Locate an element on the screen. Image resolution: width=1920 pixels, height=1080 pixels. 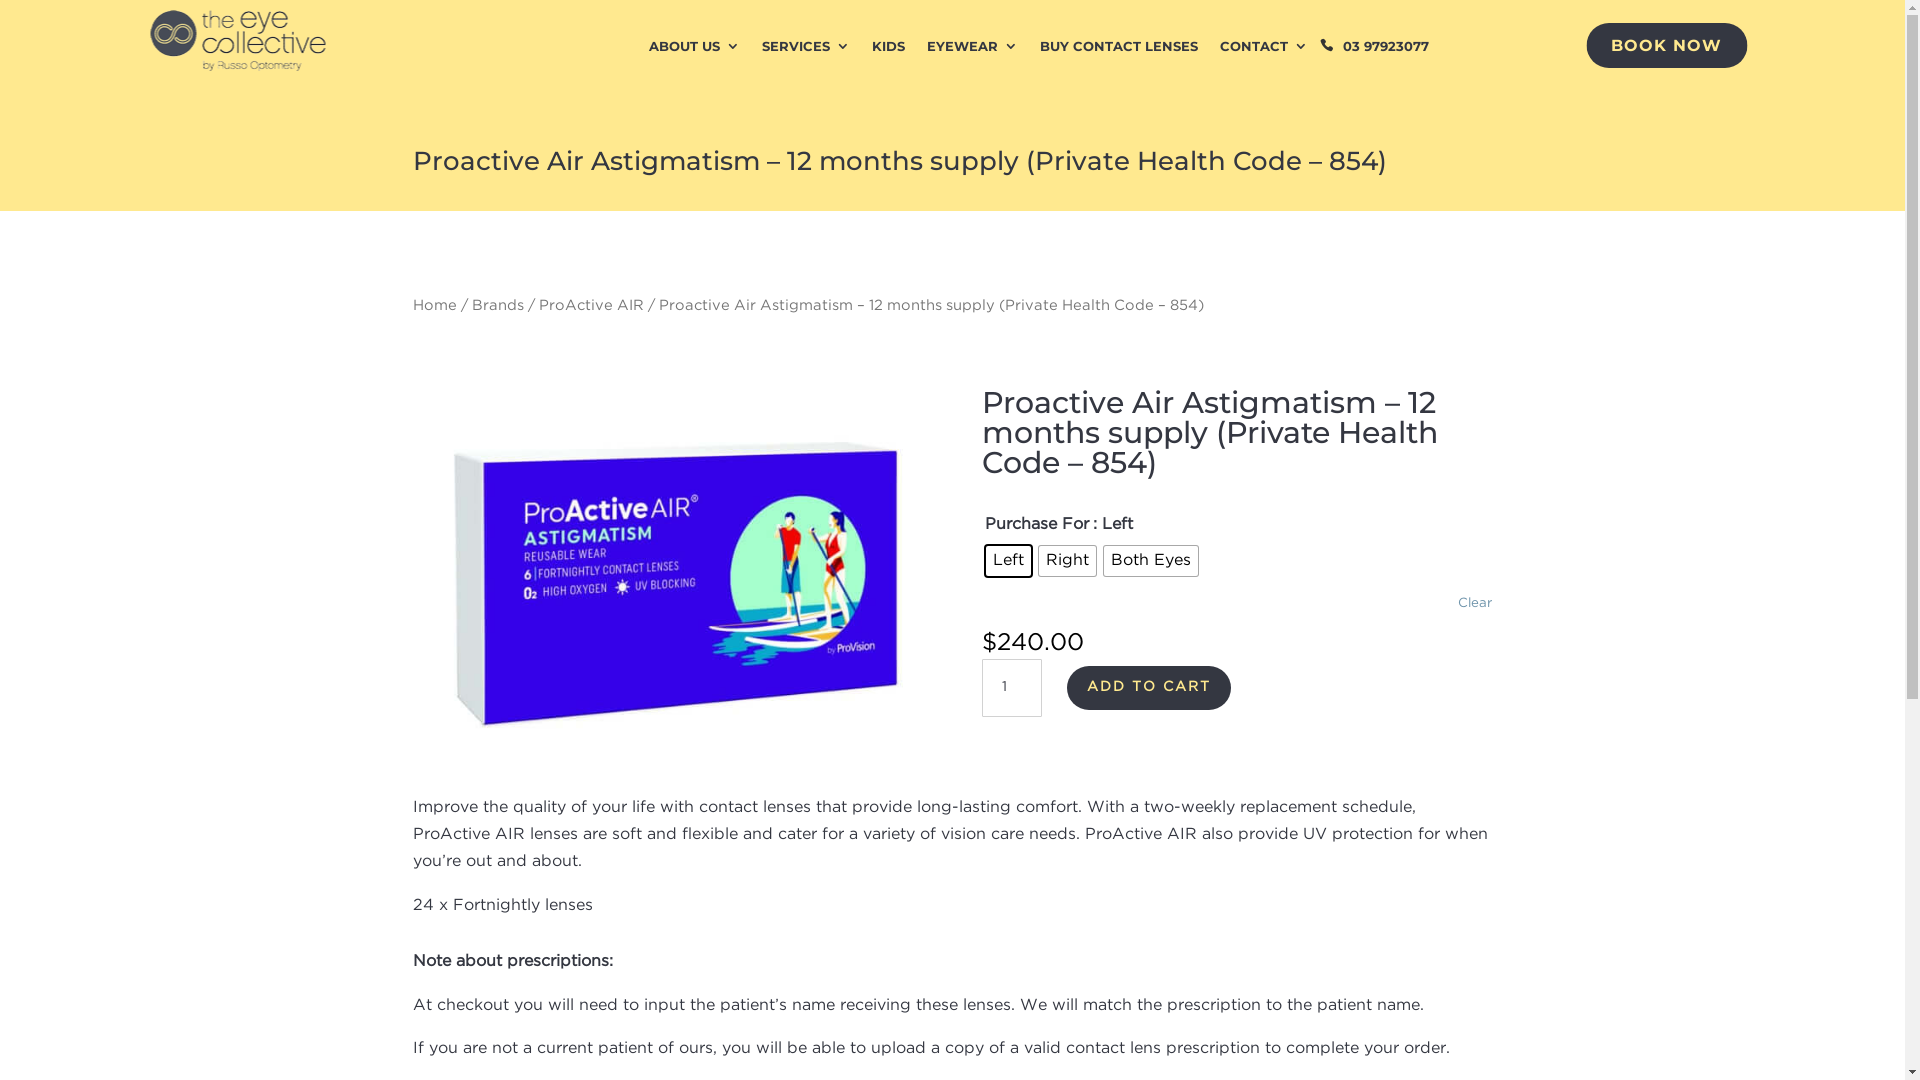
'ProActive AIR' is located at coordinates (537, 305).